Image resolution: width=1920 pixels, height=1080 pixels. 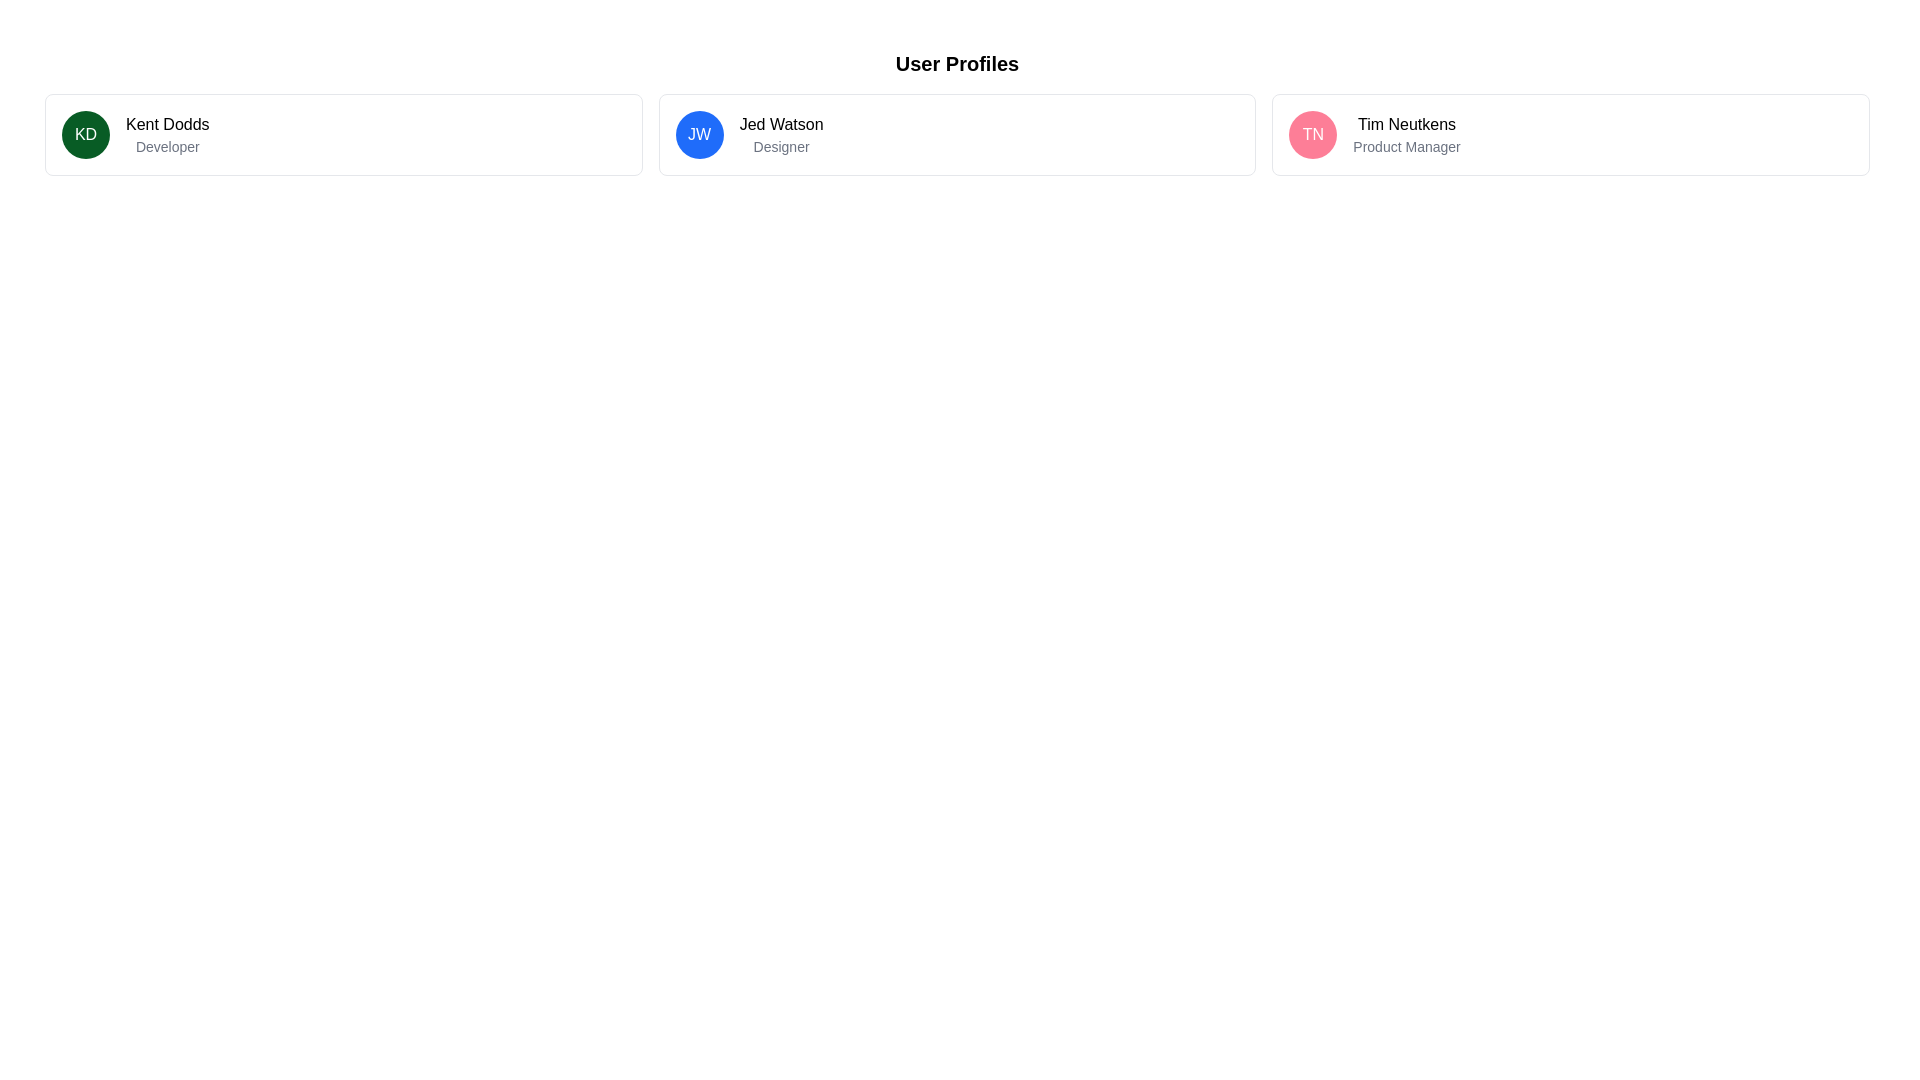 What do you see at coordinates (343, 135) in the screenshot?
I see `the user profile card for 'Kent Dodds' which features a circular avatar with 'KD' on a green background and the text 'Kent Dodds' in bold with 'Developer' below it` at bounding box center [343, 135].